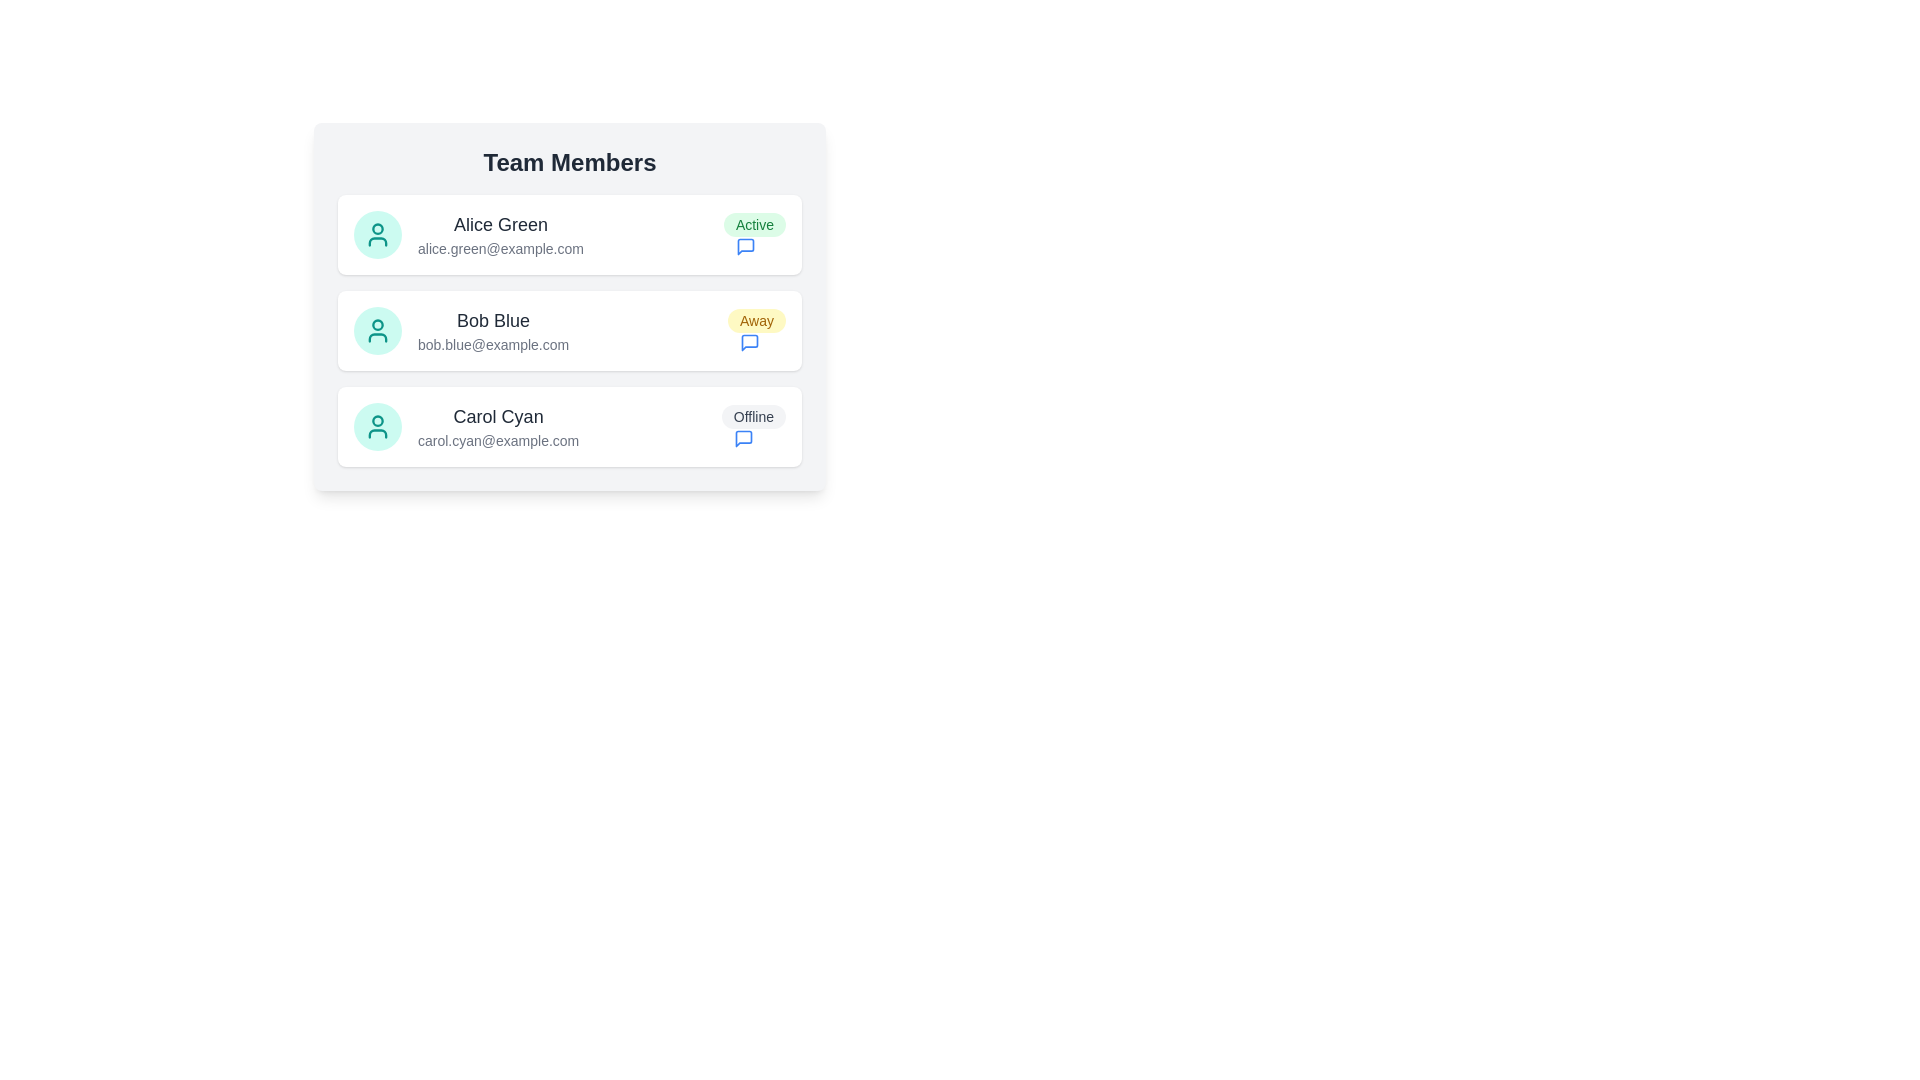  I want to click on the Icon button located to the right of the 'Offline' label, so click(742, 438).